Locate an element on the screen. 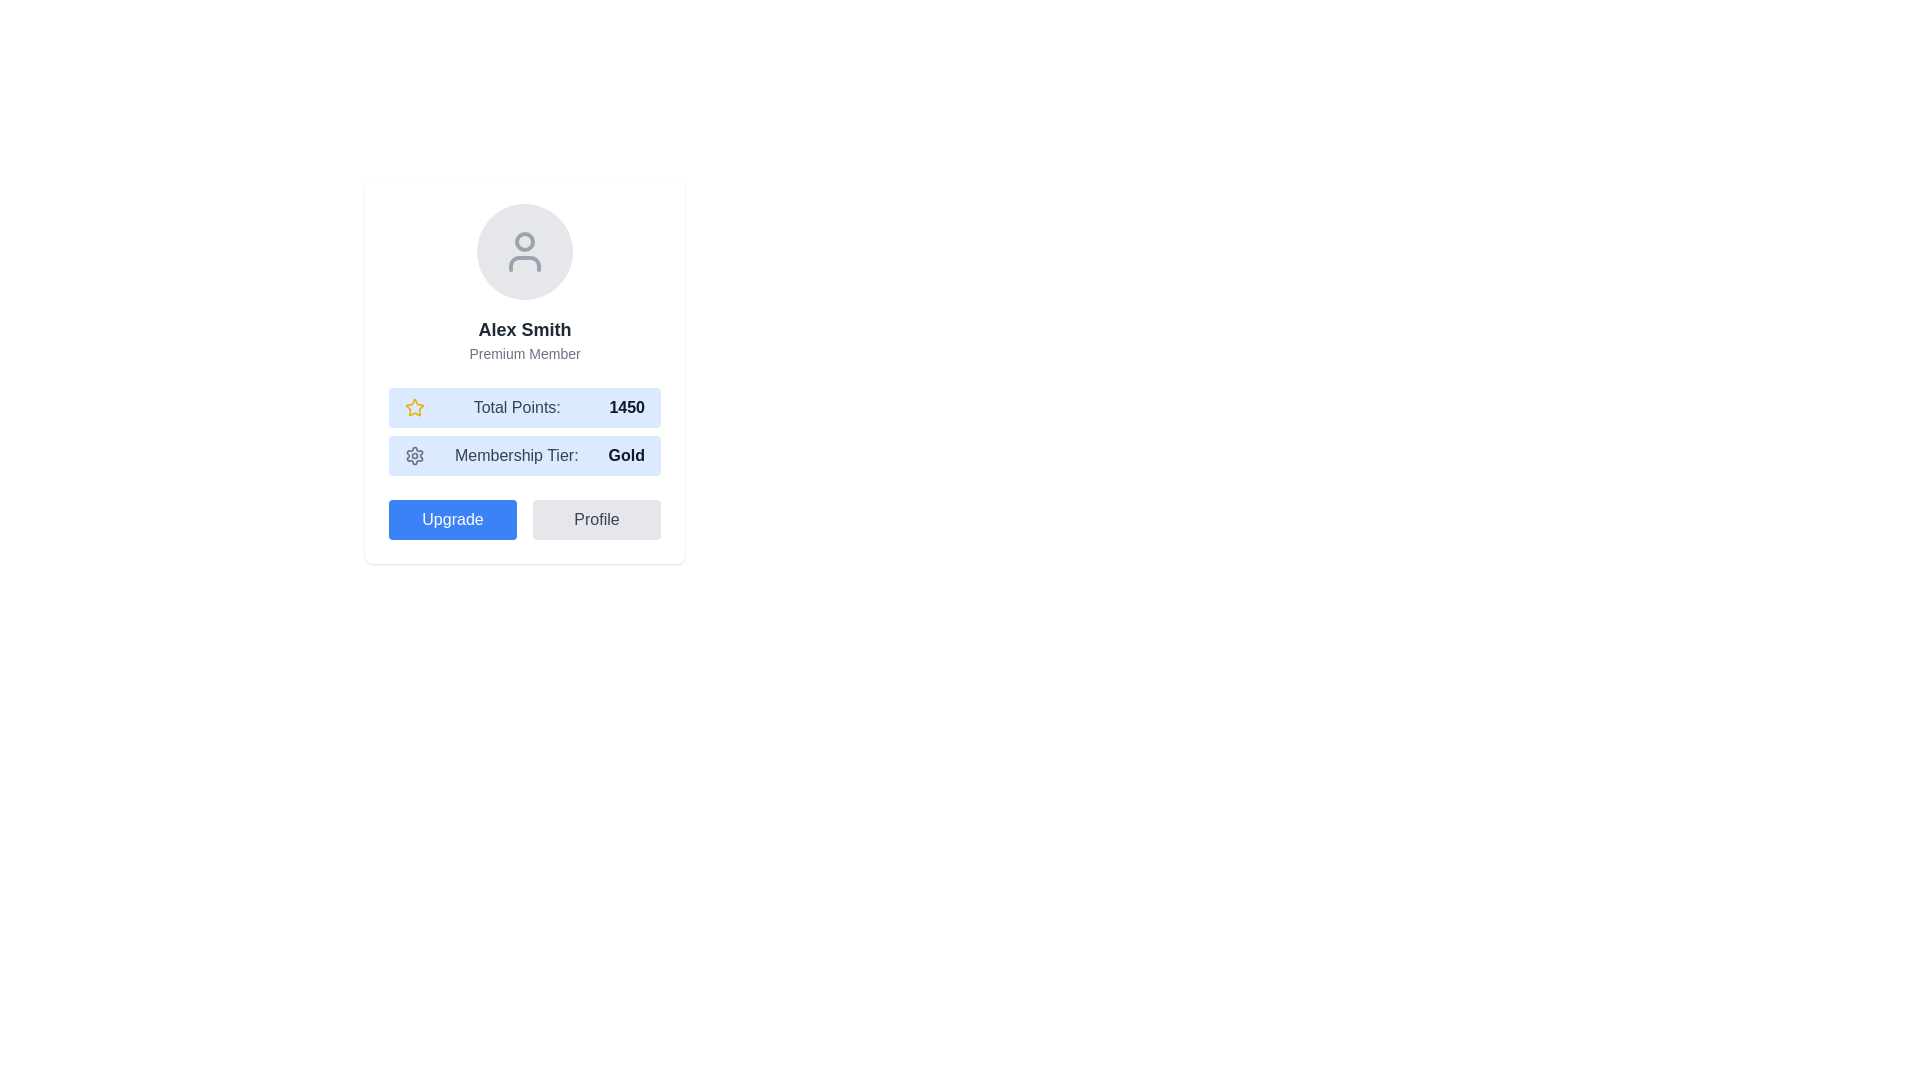 The height and width of the screenshot is (1080, 1920). the Image Placeholder representing Alex Smith's profile picture, located centrally above the user's name and membership details is located at coordinates (524, 250).